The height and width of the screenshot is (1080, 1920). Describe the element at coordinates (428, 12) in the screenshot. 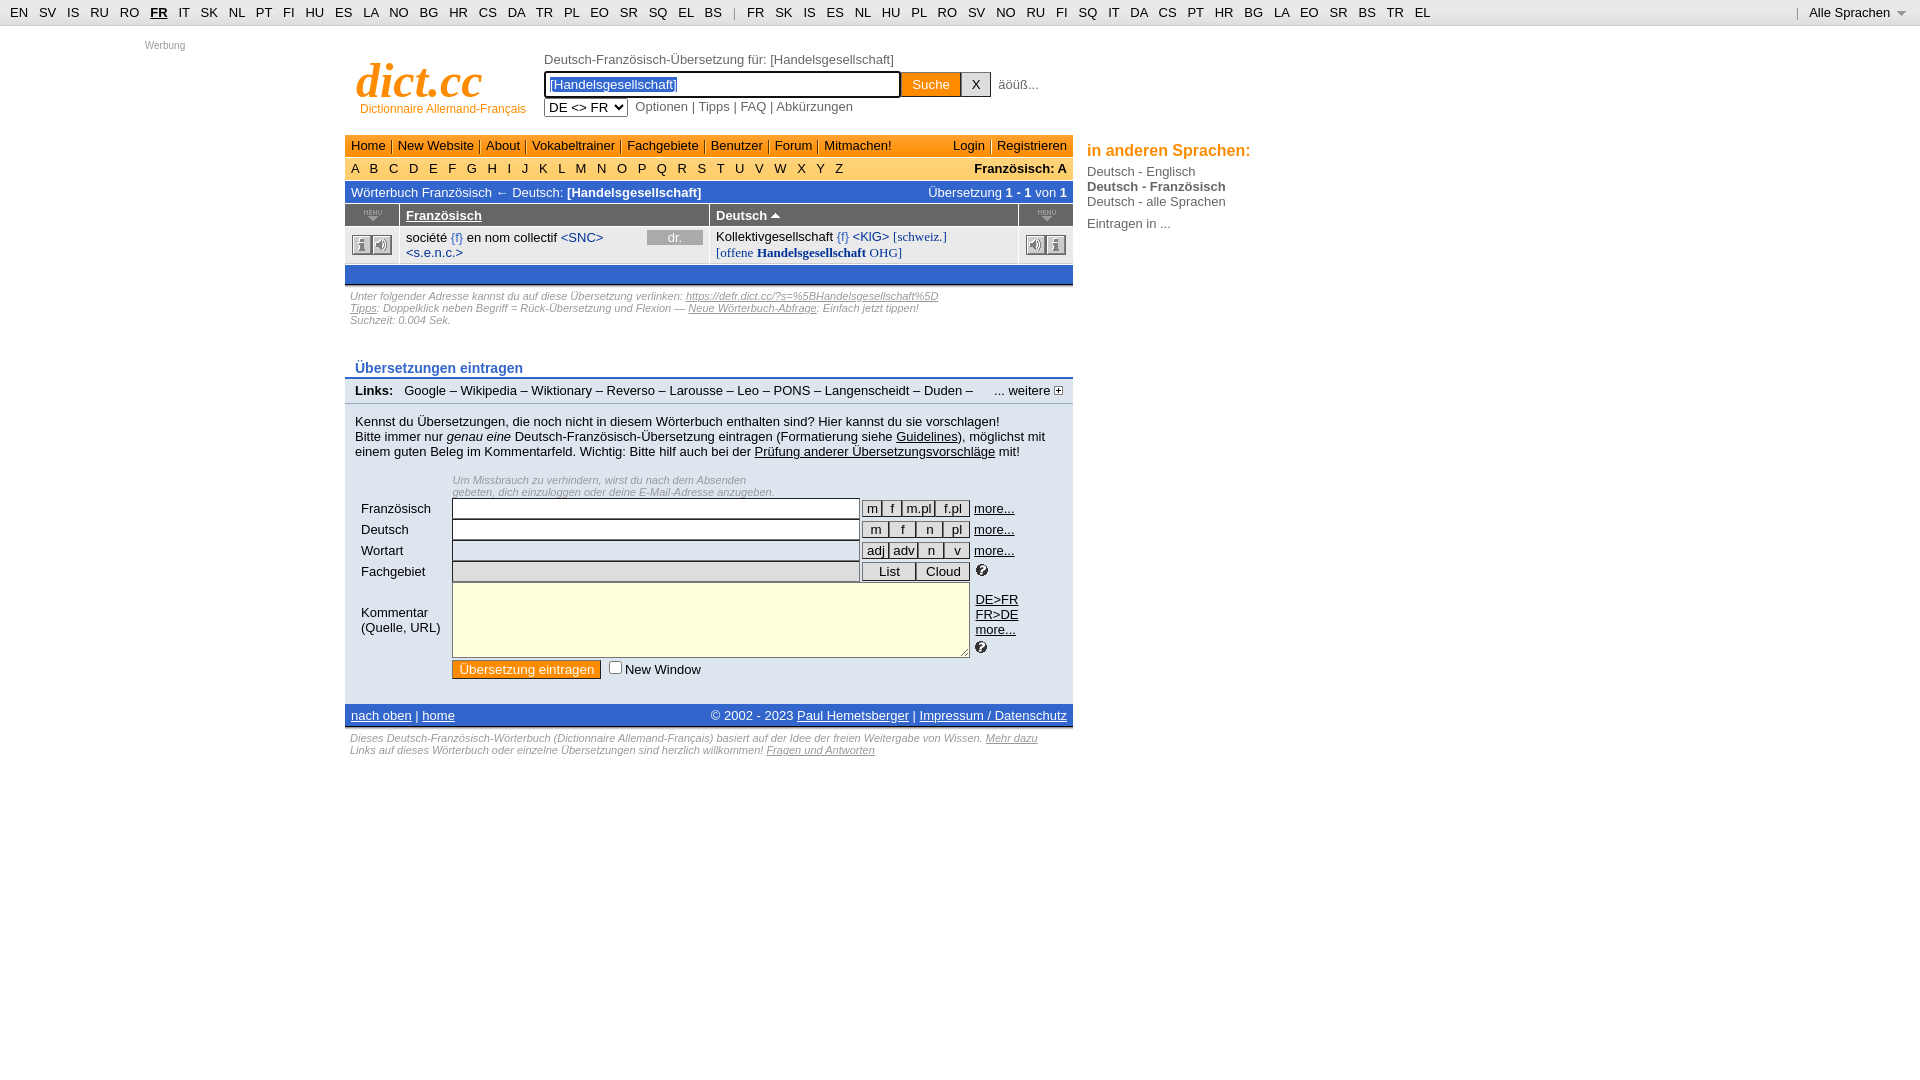

I see `'BG'` at that location.